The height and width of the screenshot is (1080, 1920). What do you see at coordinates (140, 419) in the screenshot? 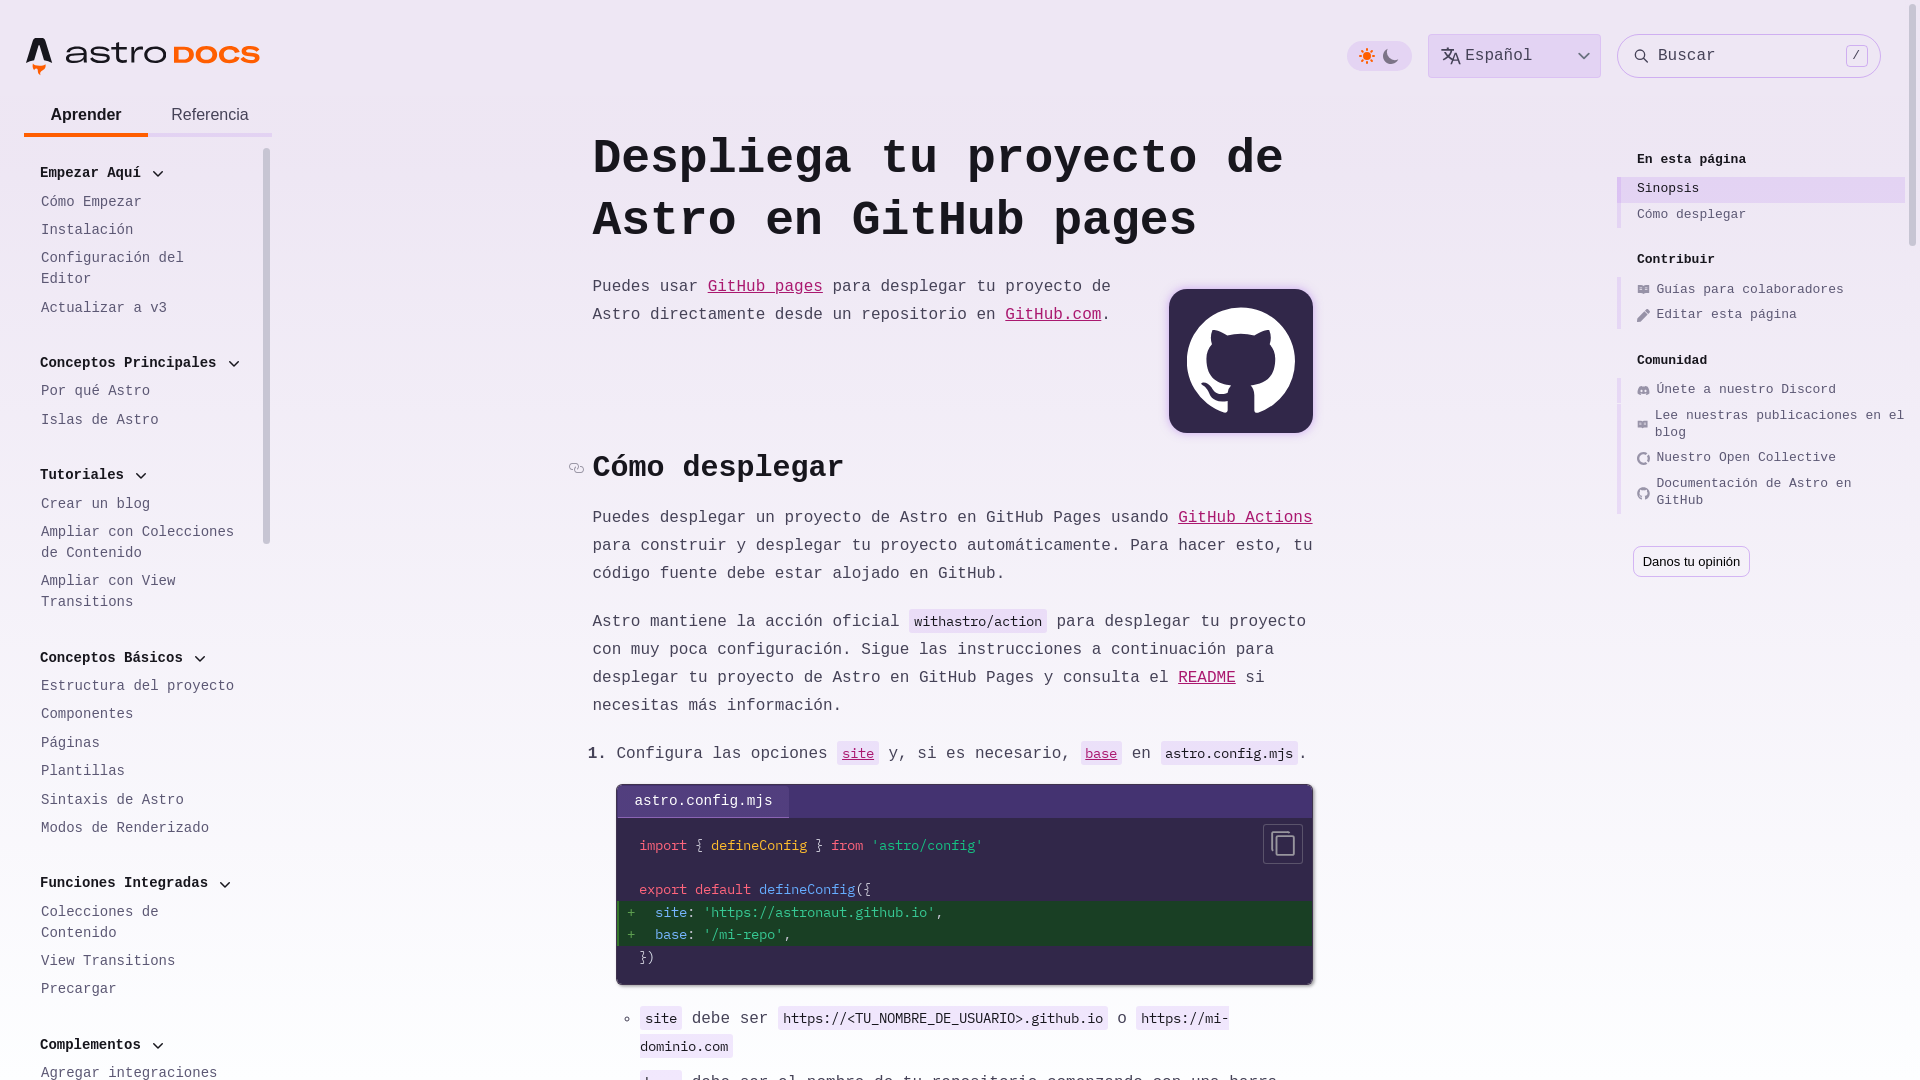
I see `'Islas de Astro'` at bounding box center [140, 419].